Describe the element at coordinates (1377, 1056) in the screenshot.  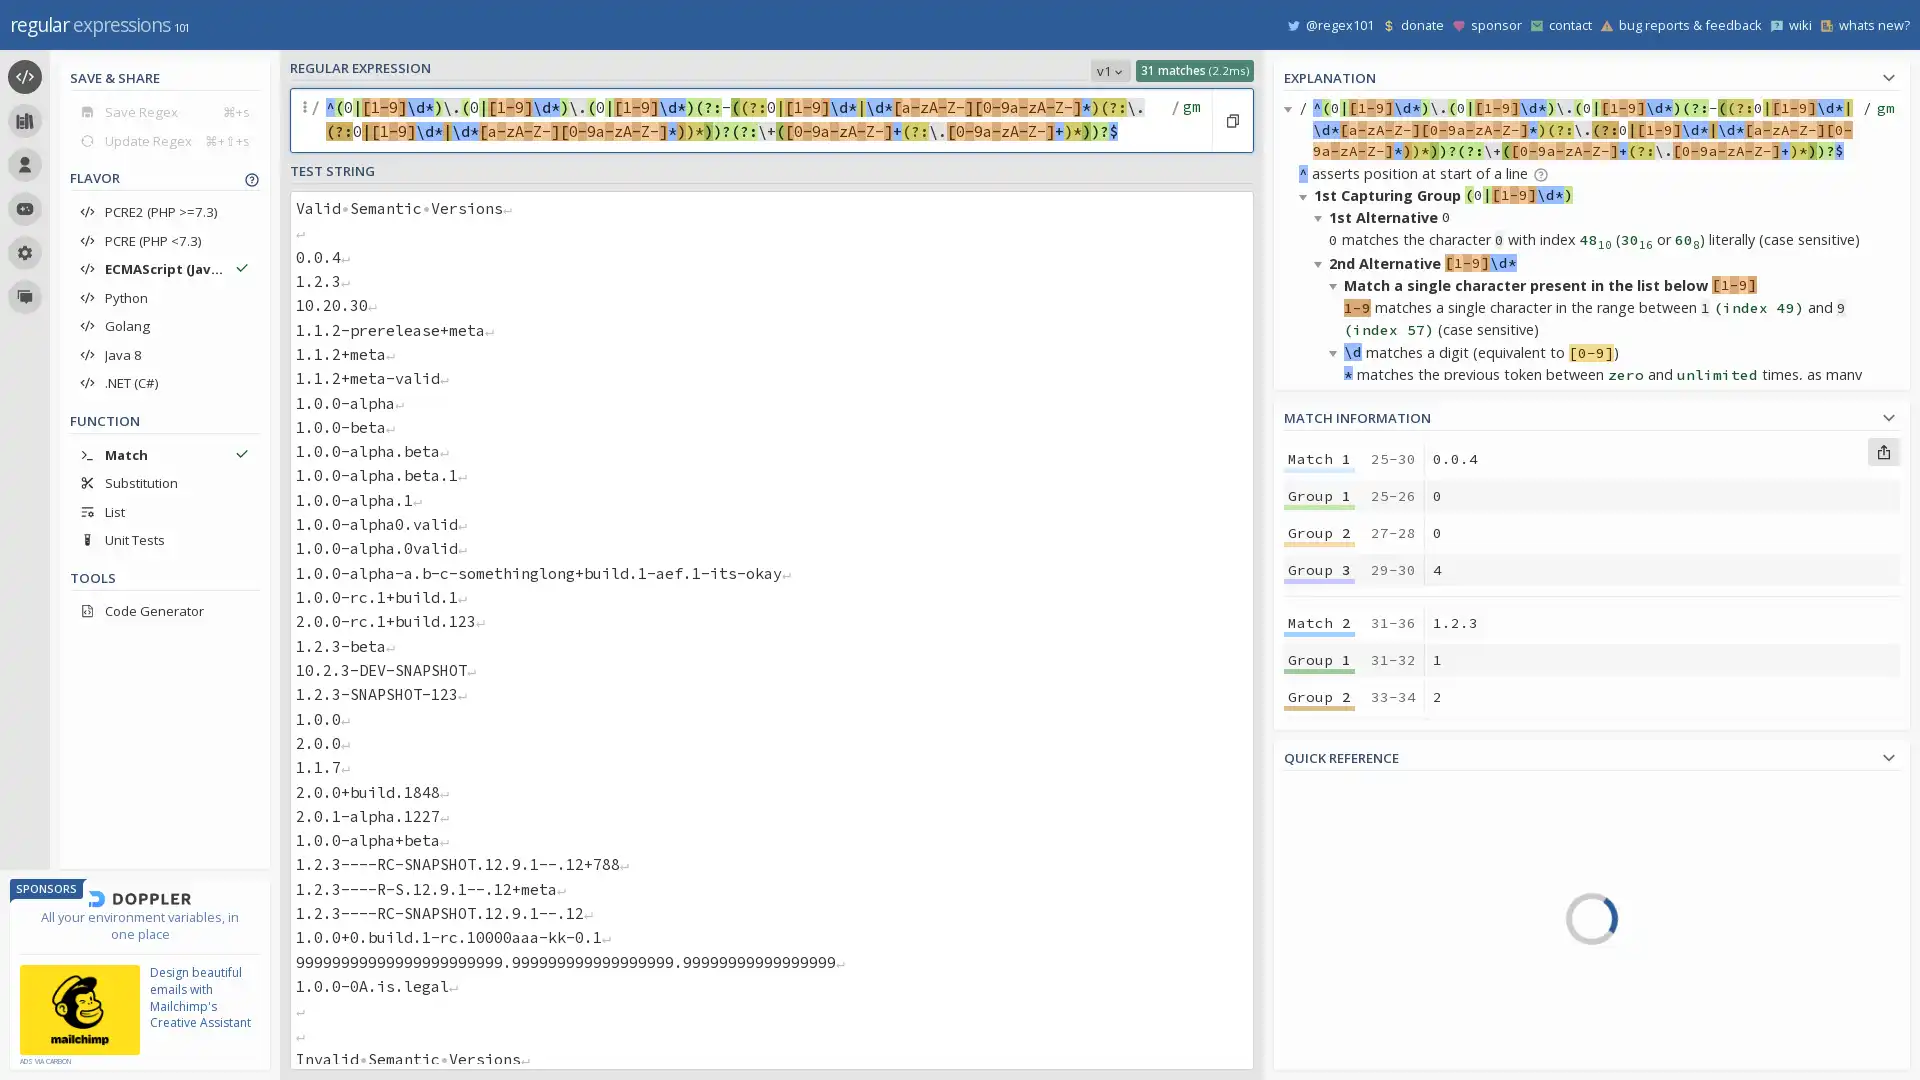
I see `Flags/Modifiers` at that location.